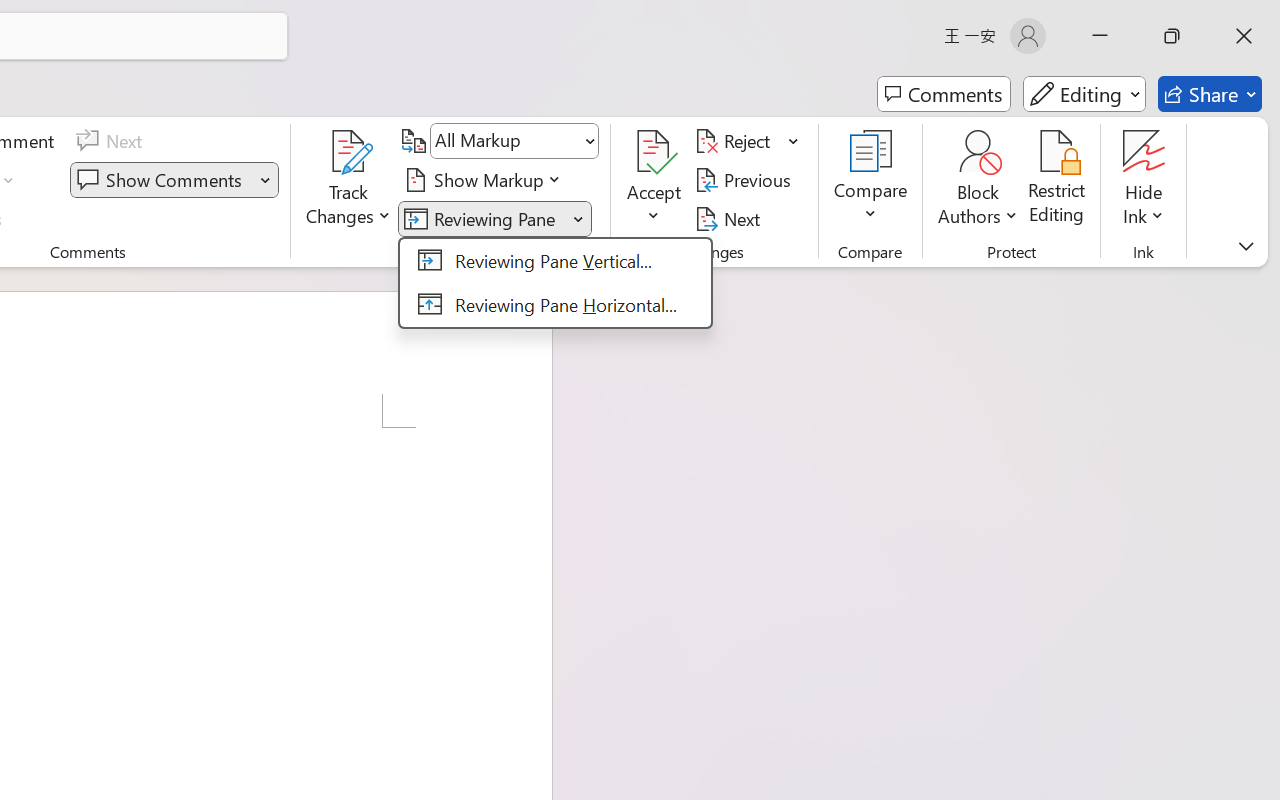 Image resolution: width=1280 pixels, height=800 pixels. I want to click on 'Previous', so click(745, 179).